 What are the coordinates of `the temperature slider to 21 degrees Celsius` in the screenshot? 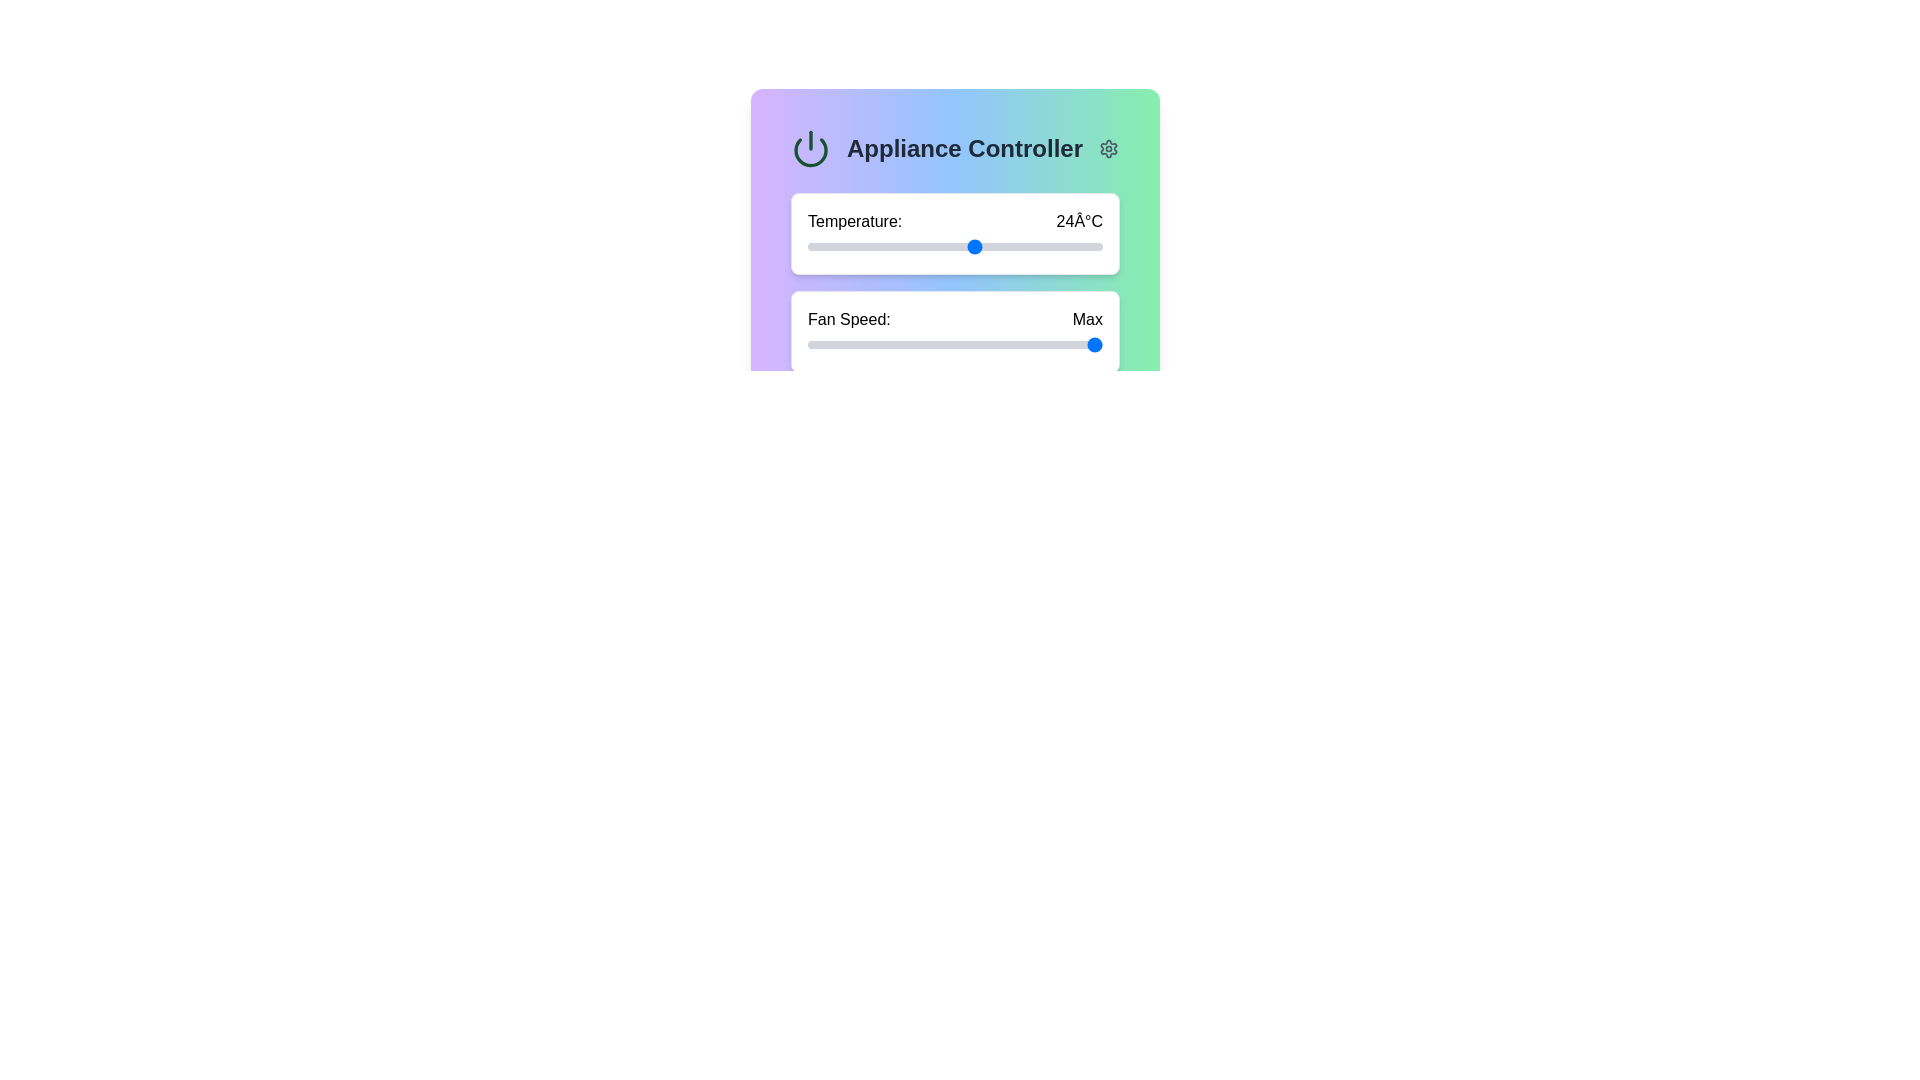 It's located at (912, 245).